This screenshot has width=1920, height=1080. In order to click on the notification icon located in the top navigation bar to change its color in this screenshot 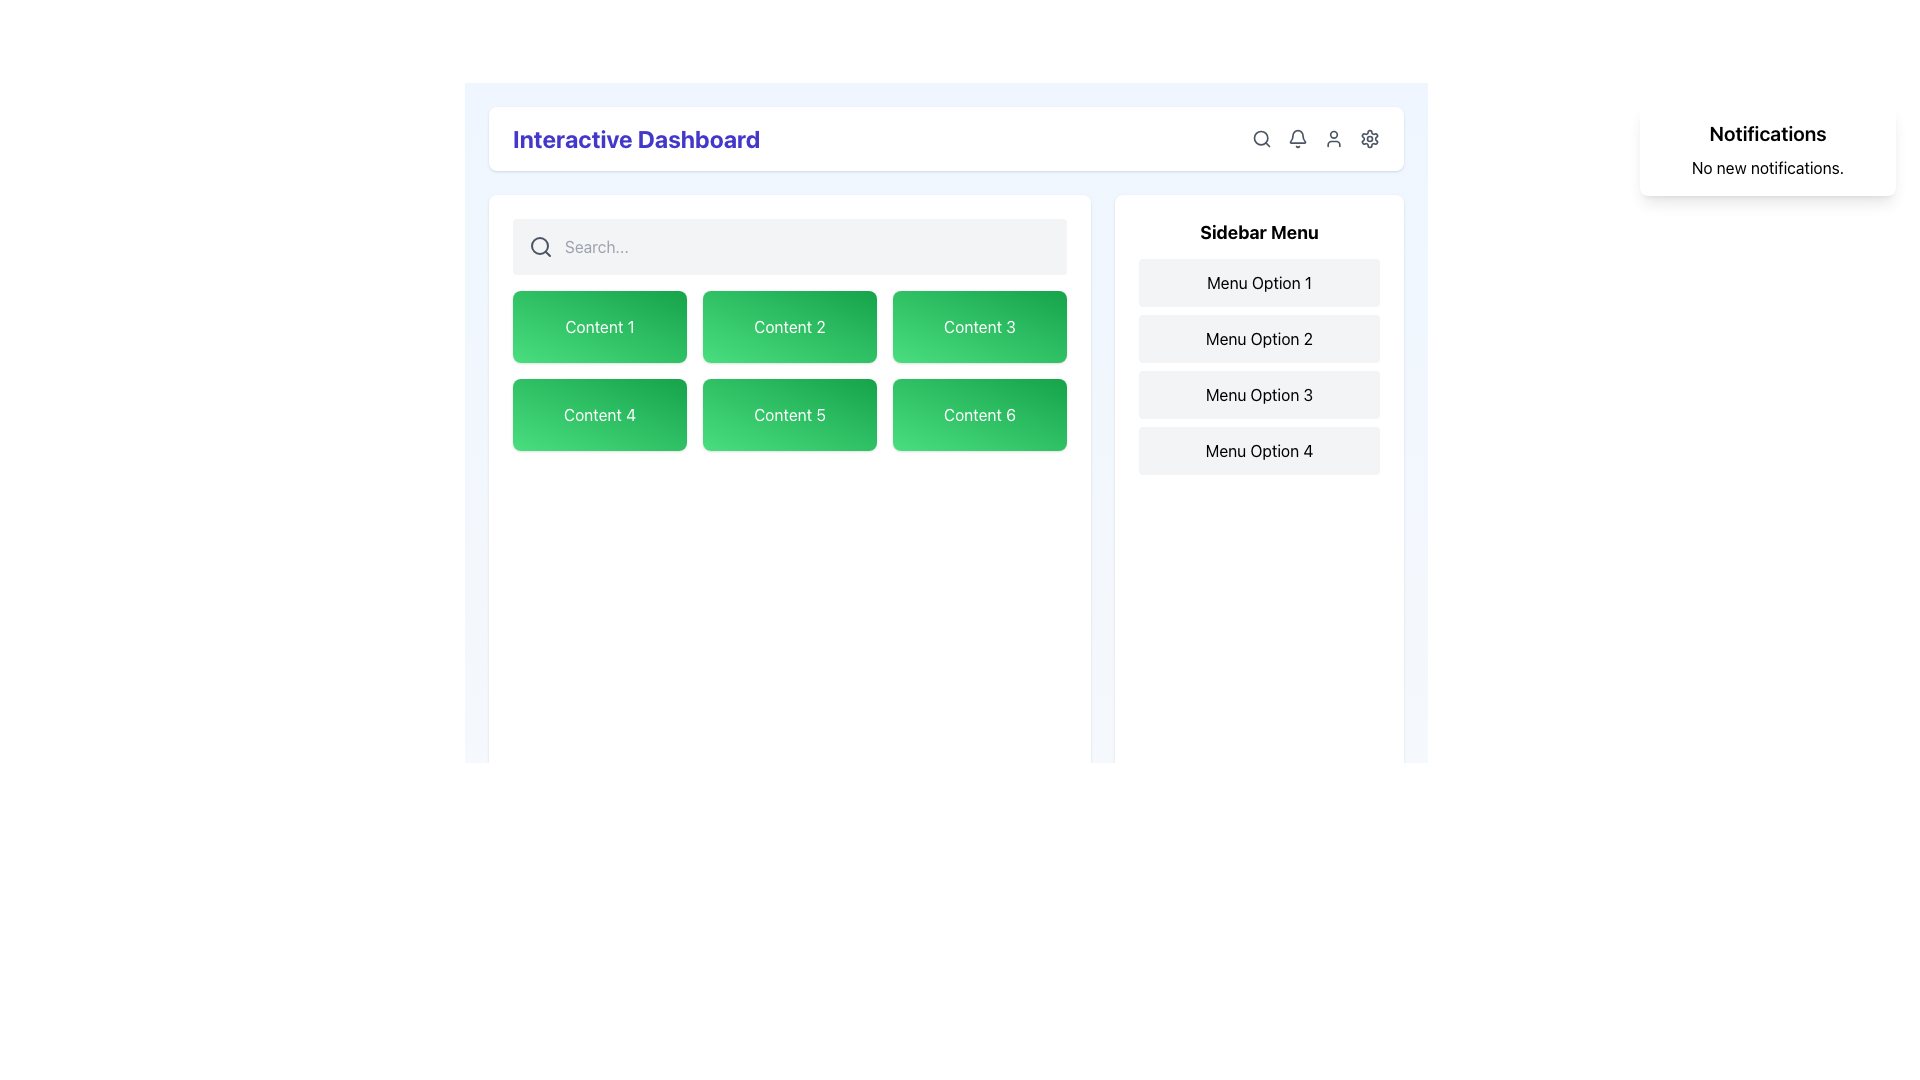, I will do `click(1297, 137)`.